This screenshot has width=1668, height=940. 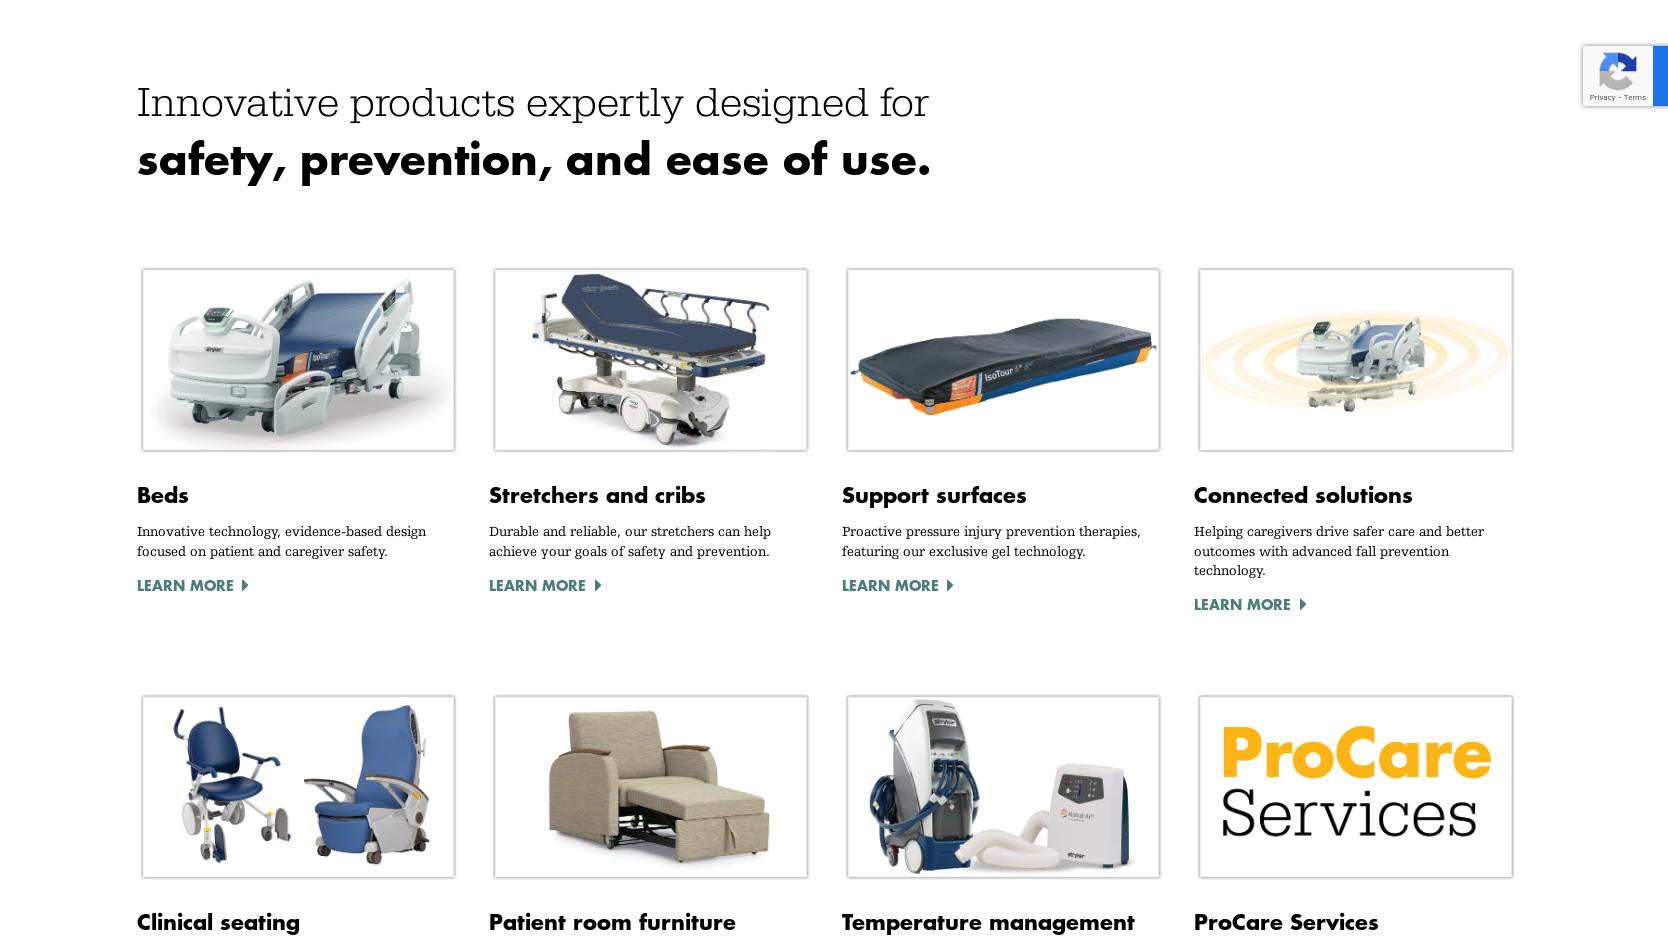 What do you see at coordinates (280, 539) in the screenshot?
I see `'Innovative technology, evidence-based design focused on patient and caregiver safety.'` at bounding box center [280, 539].